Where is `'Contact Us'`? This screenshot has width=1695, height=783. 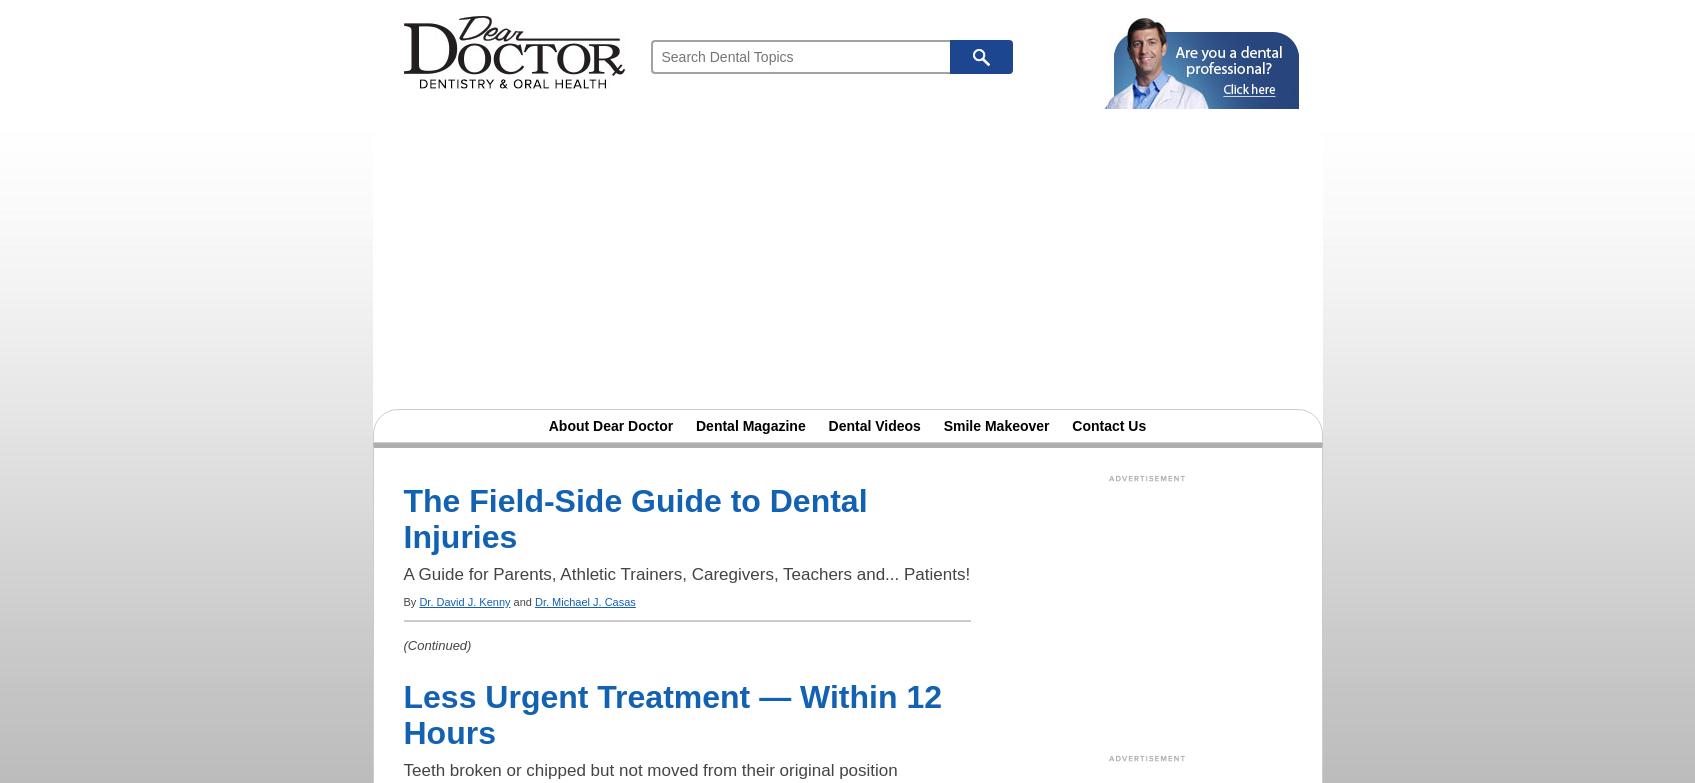
'Contact Us' is located at coordinates (1108, 425).